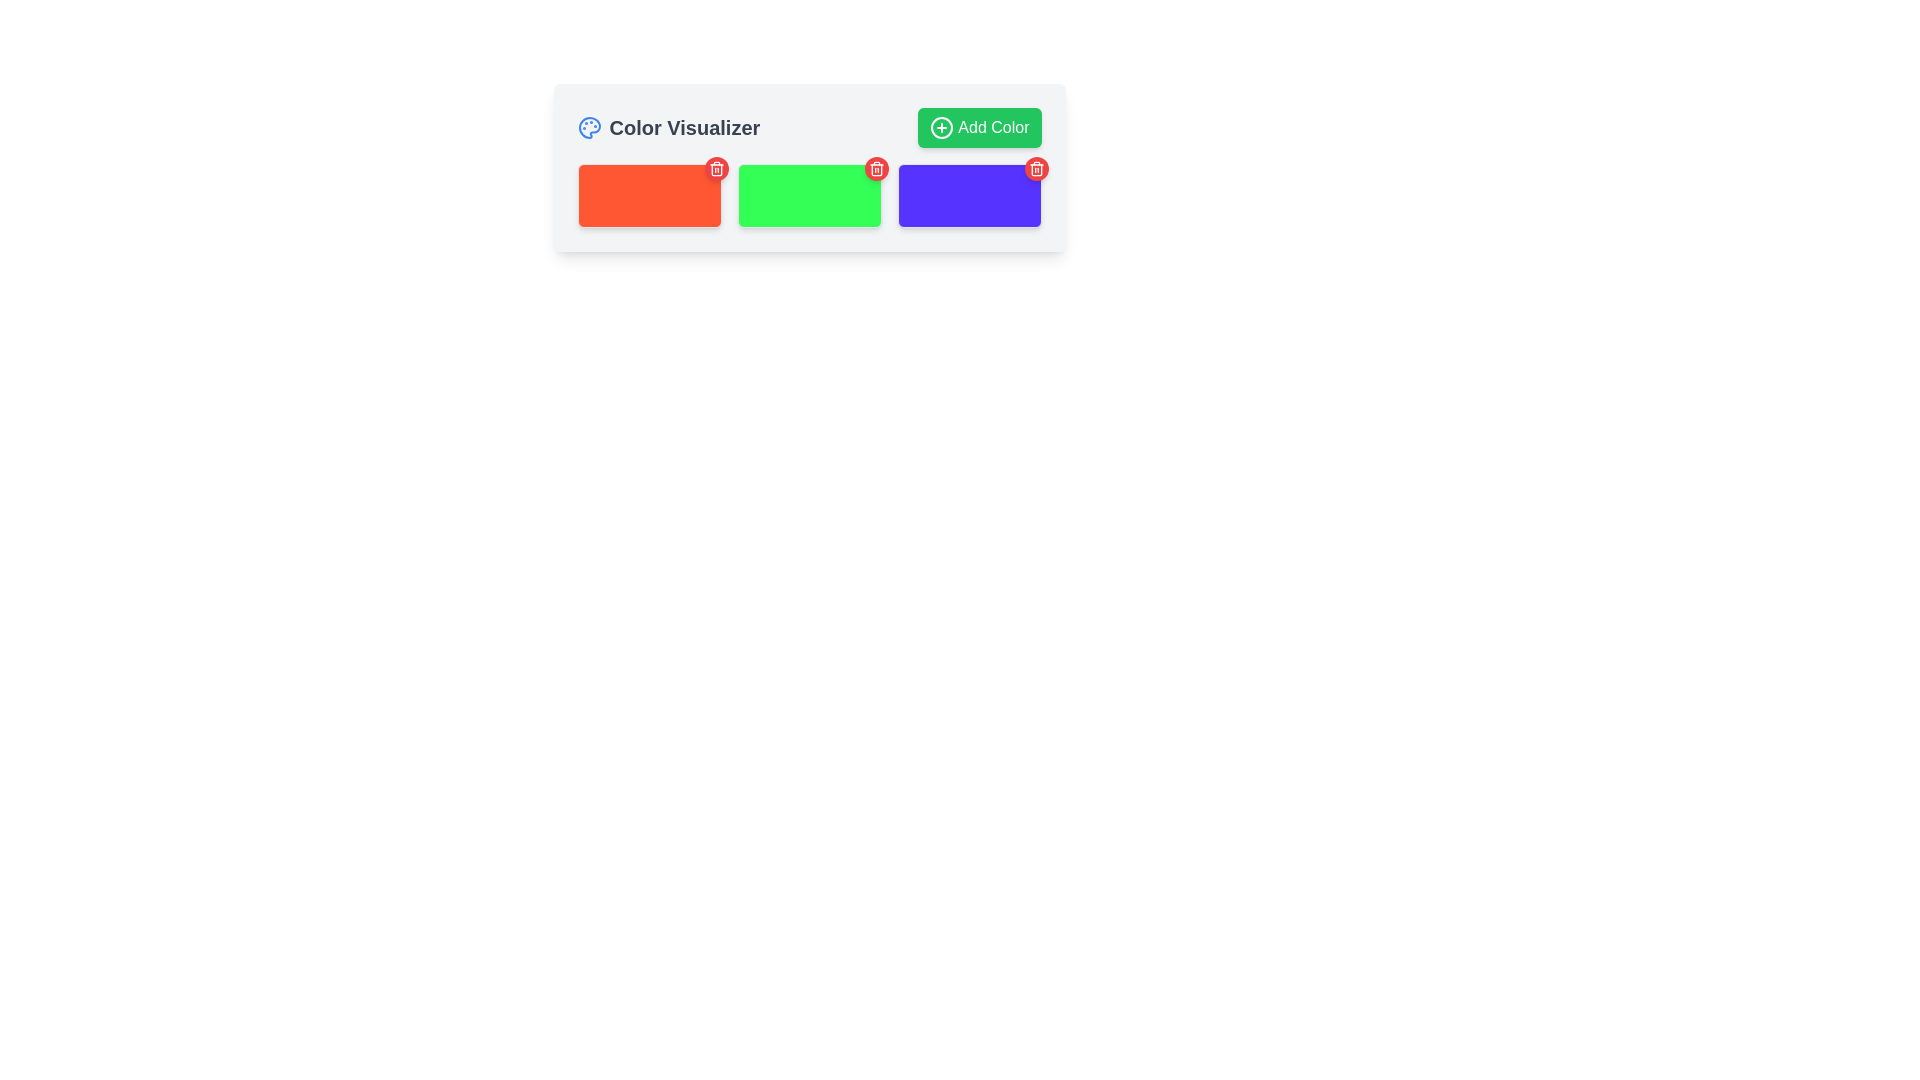 The image size is (1920, 1080). What do you see at coordinates (809, 196) in the screenshot?
I see `the green color display box located in the middle of the row of three boxes within the 'Color Visualizer' section` at bounding box center [809, 196].